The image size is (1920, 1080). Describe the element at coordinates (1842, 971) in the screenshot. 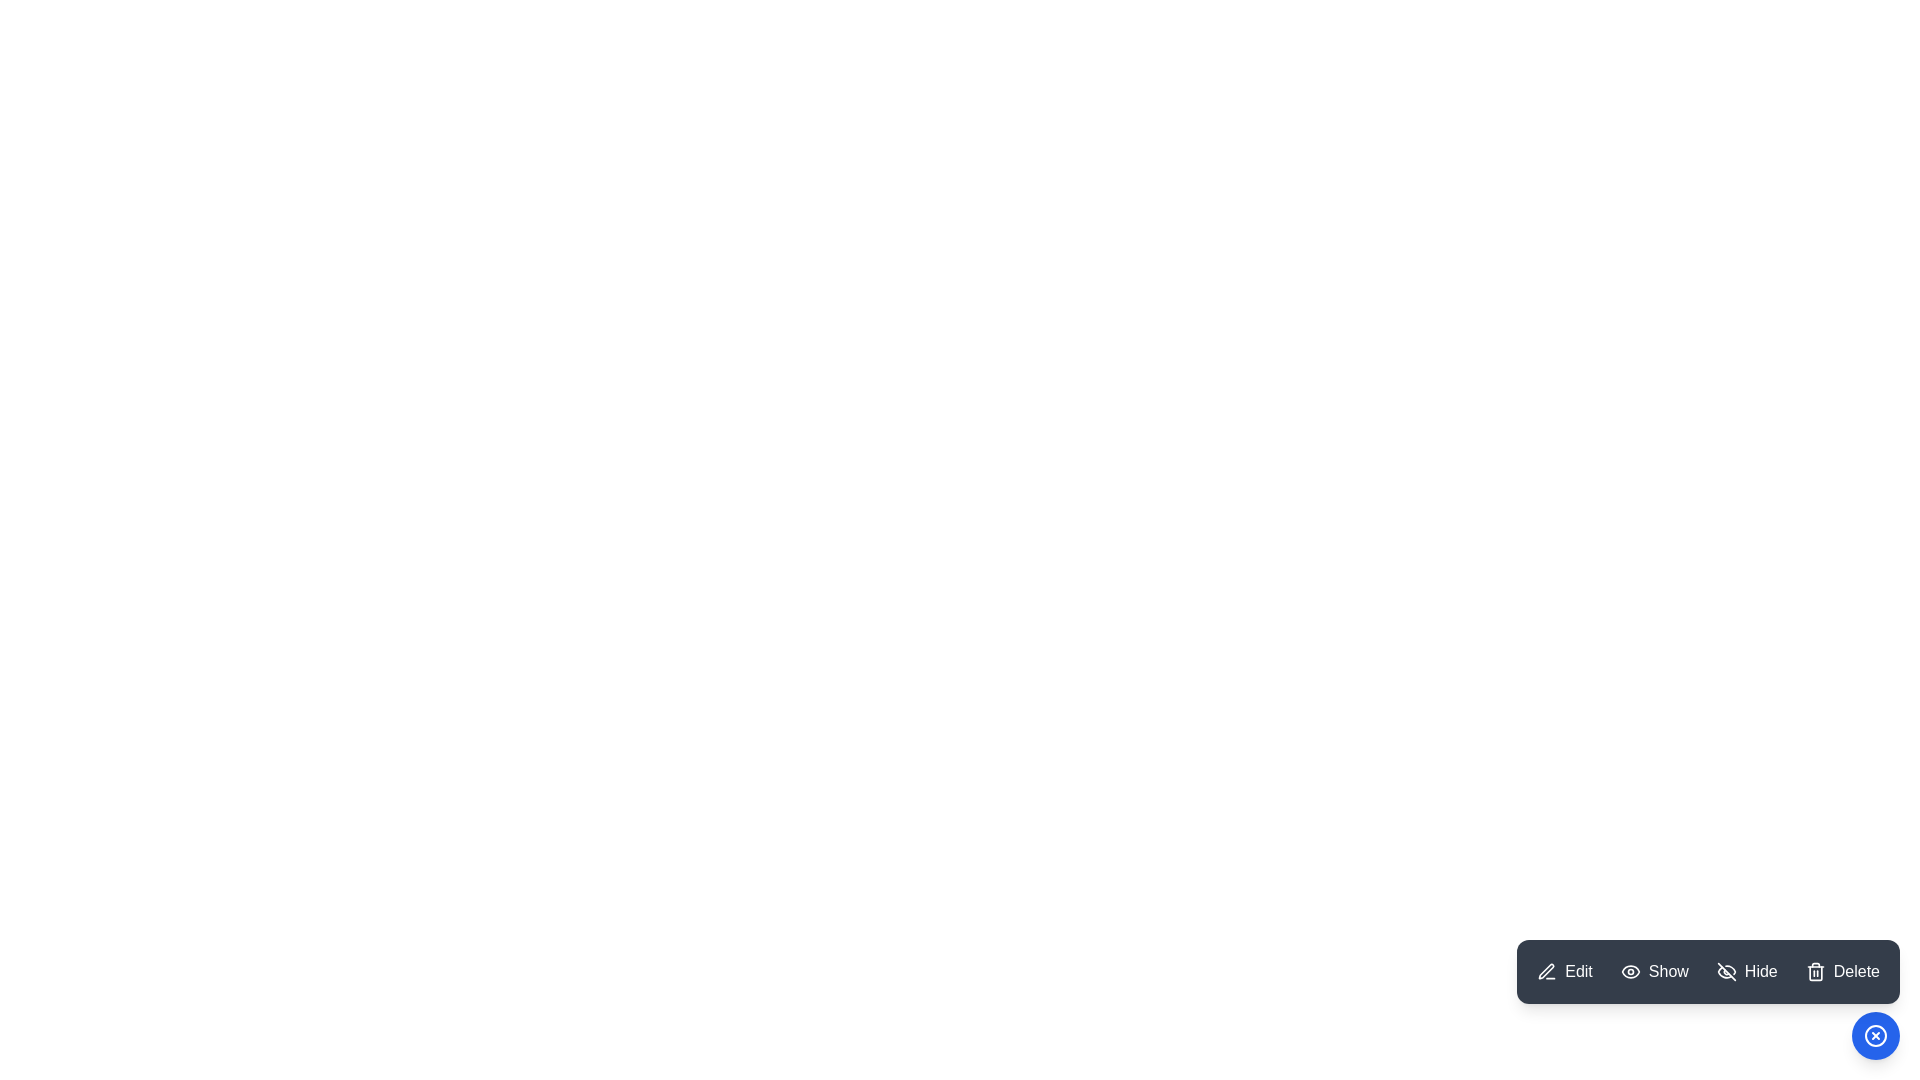

I see `the Delete button in the ModernSpeedDial menu` at that location.